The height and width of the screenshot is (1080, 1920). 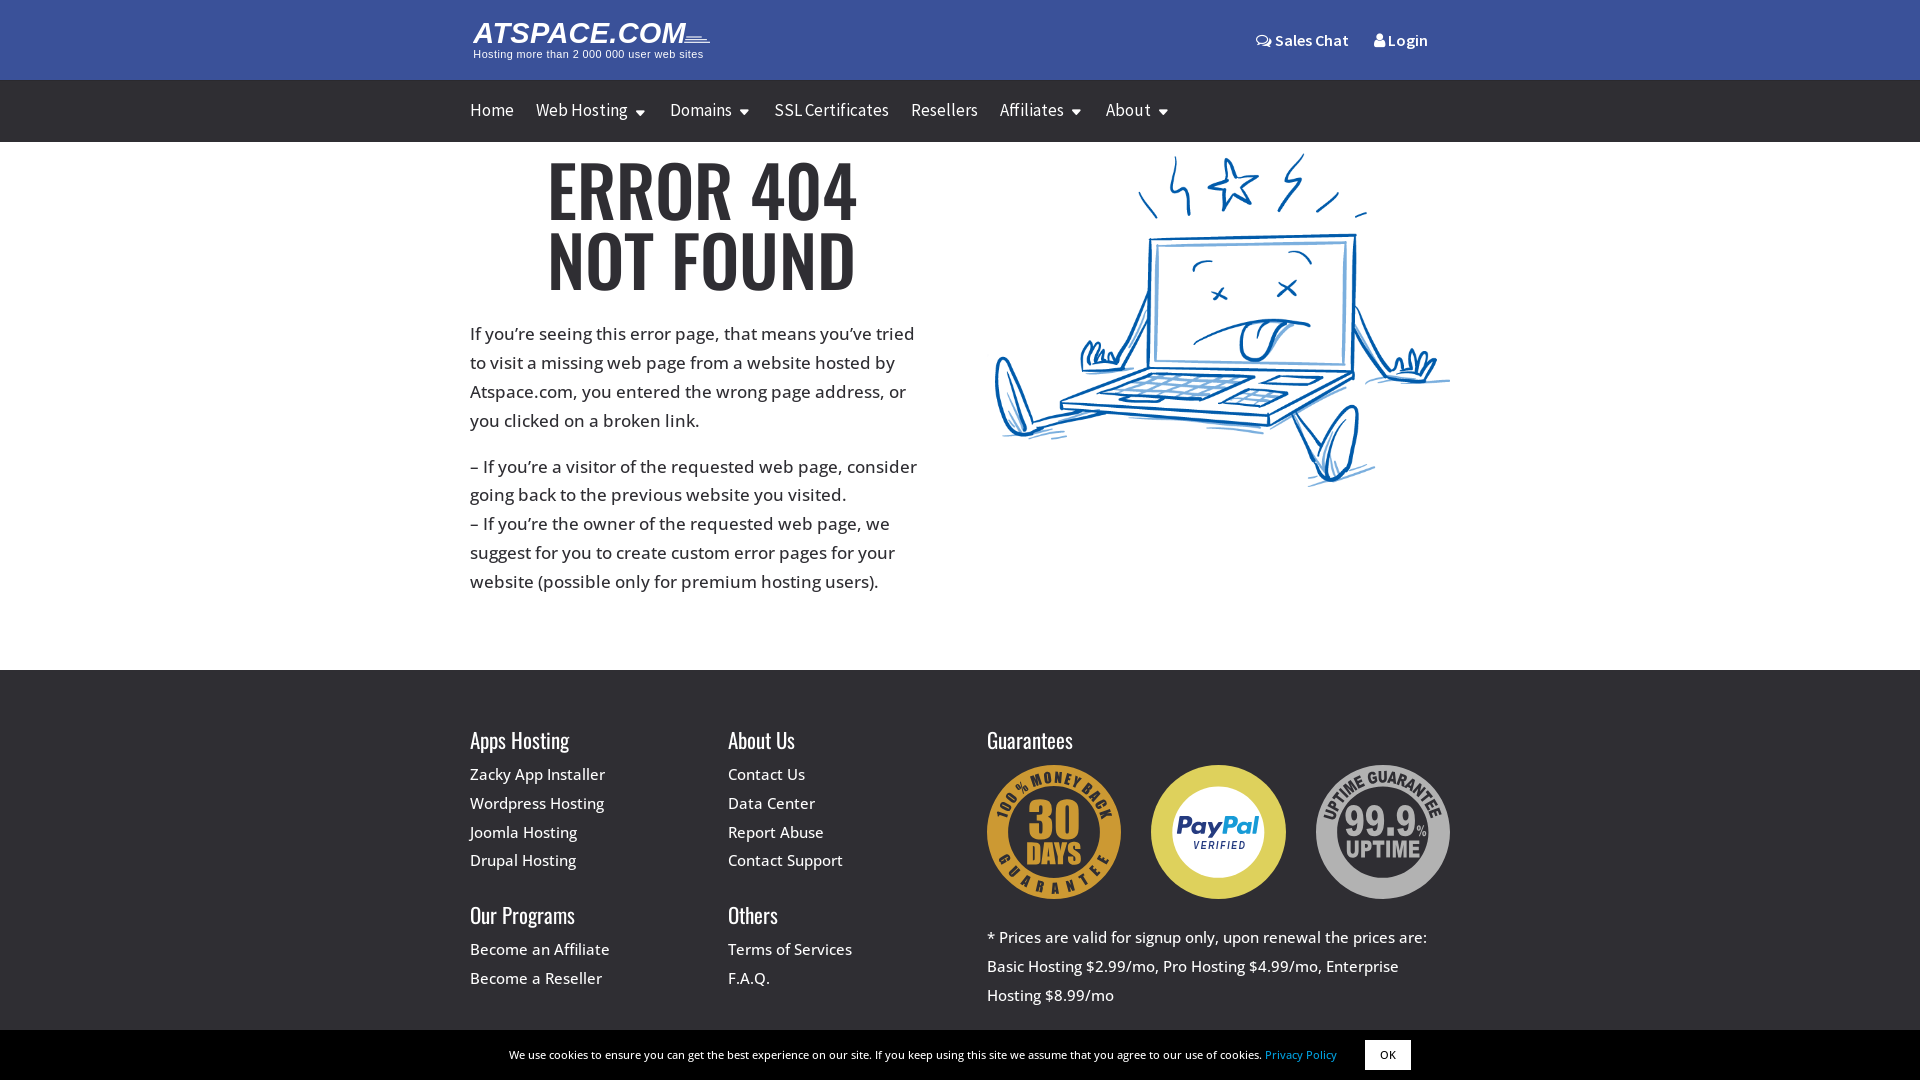 I want to click on 'Terms of Services', so click(x=789, y=947).